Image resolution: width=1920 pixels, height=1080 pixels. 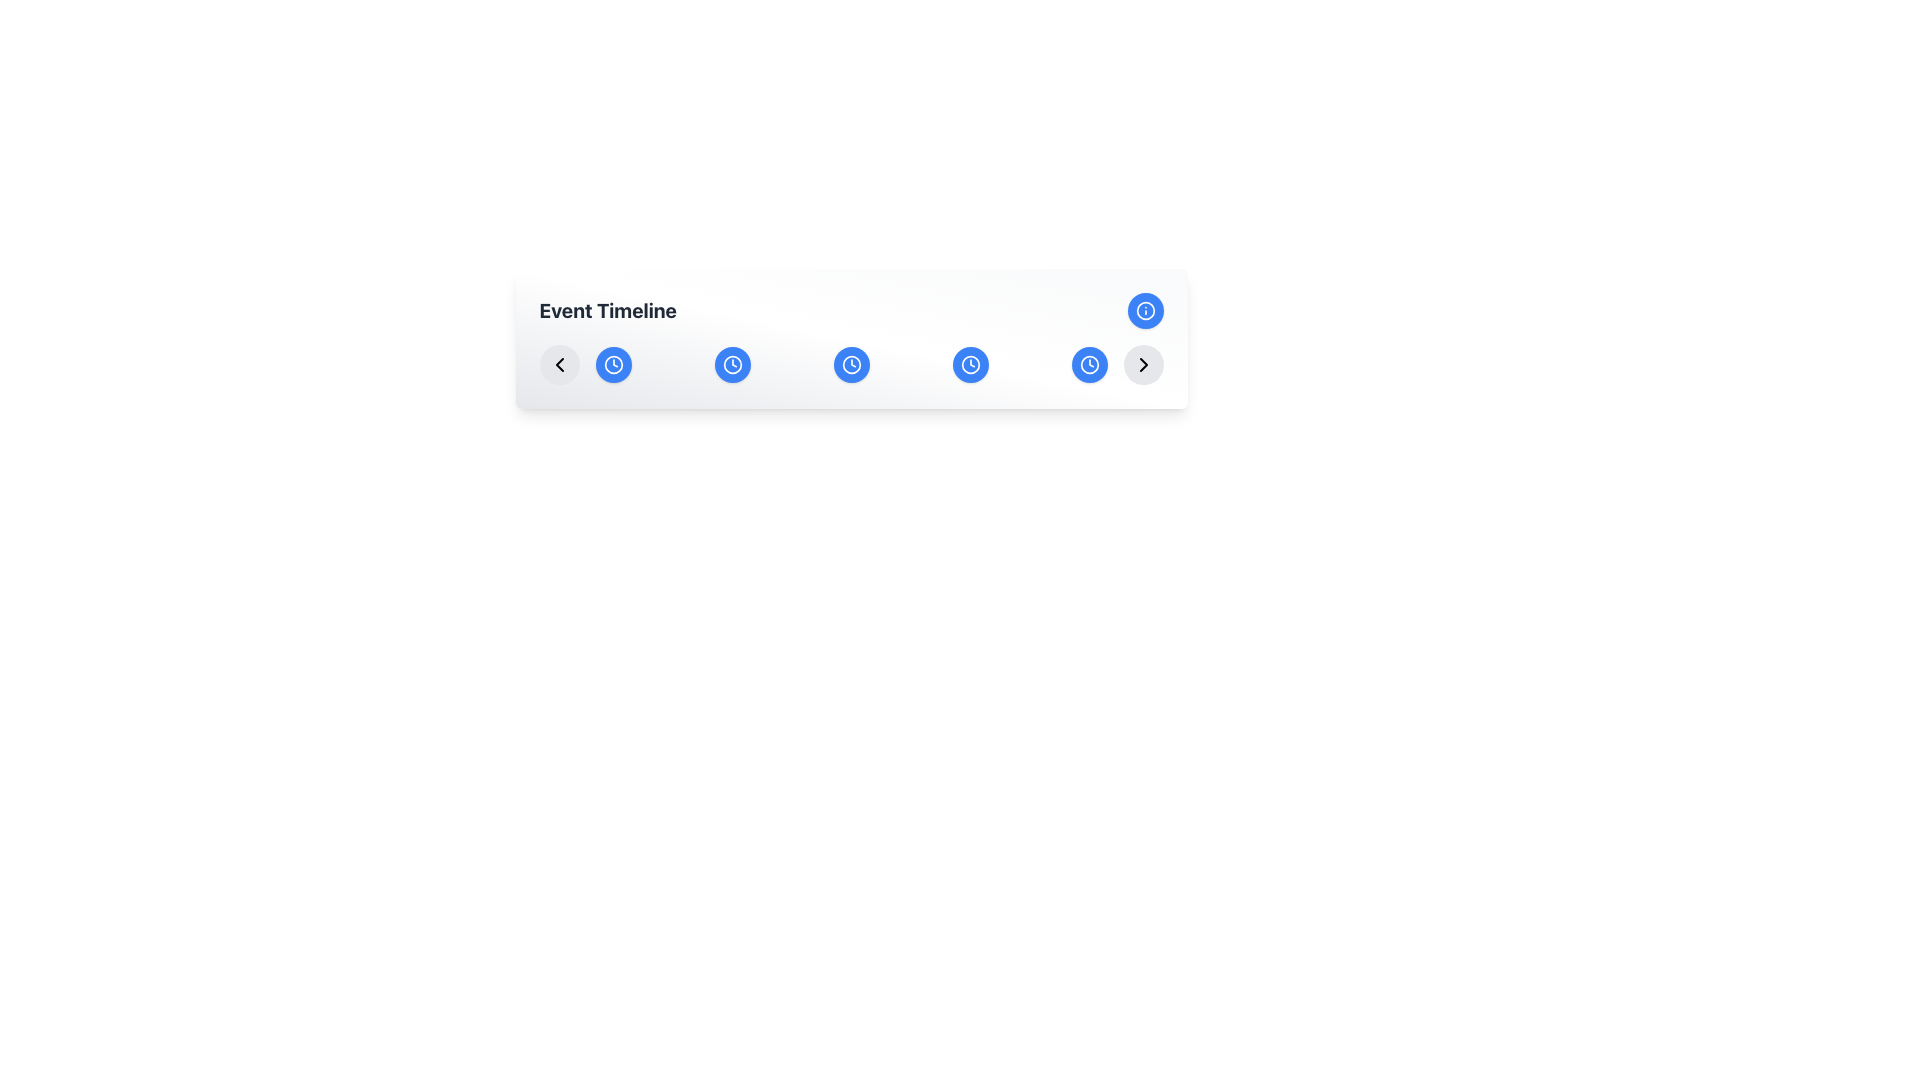 I want to click on the Icon button located at the rightmost position of the horizontal navigation bar, so click(x=1143, y=365).